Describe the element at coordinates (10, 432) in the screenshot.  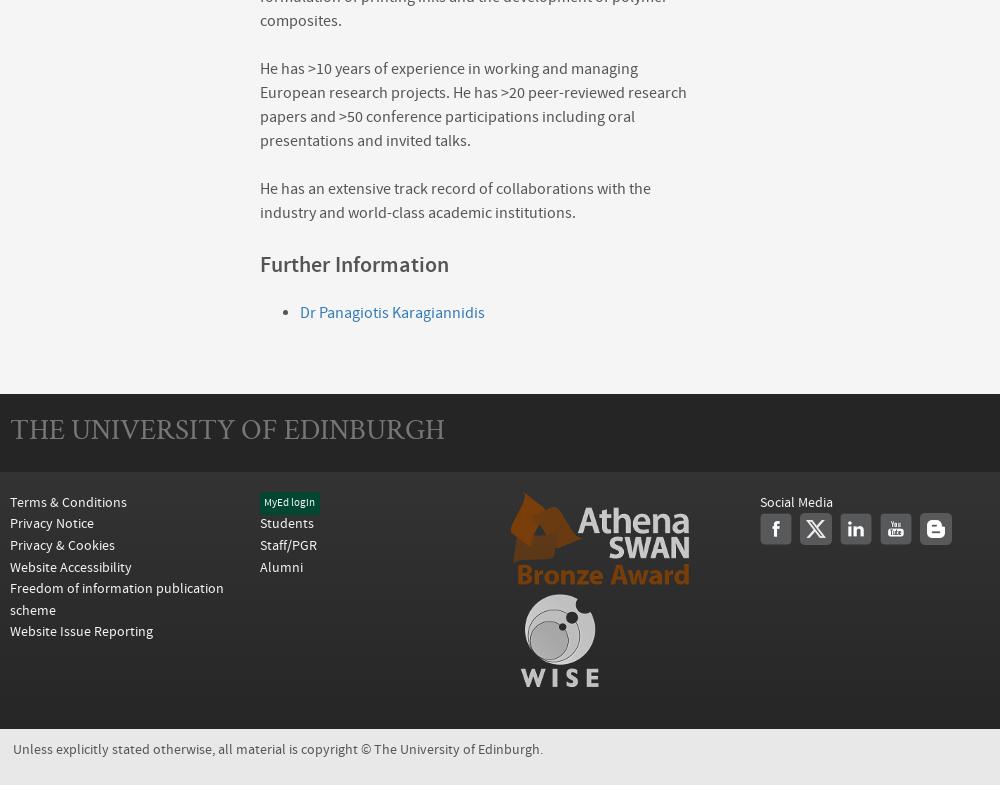
I see `'THE UNIVERSITY OF EDINBURGH'` at that location.